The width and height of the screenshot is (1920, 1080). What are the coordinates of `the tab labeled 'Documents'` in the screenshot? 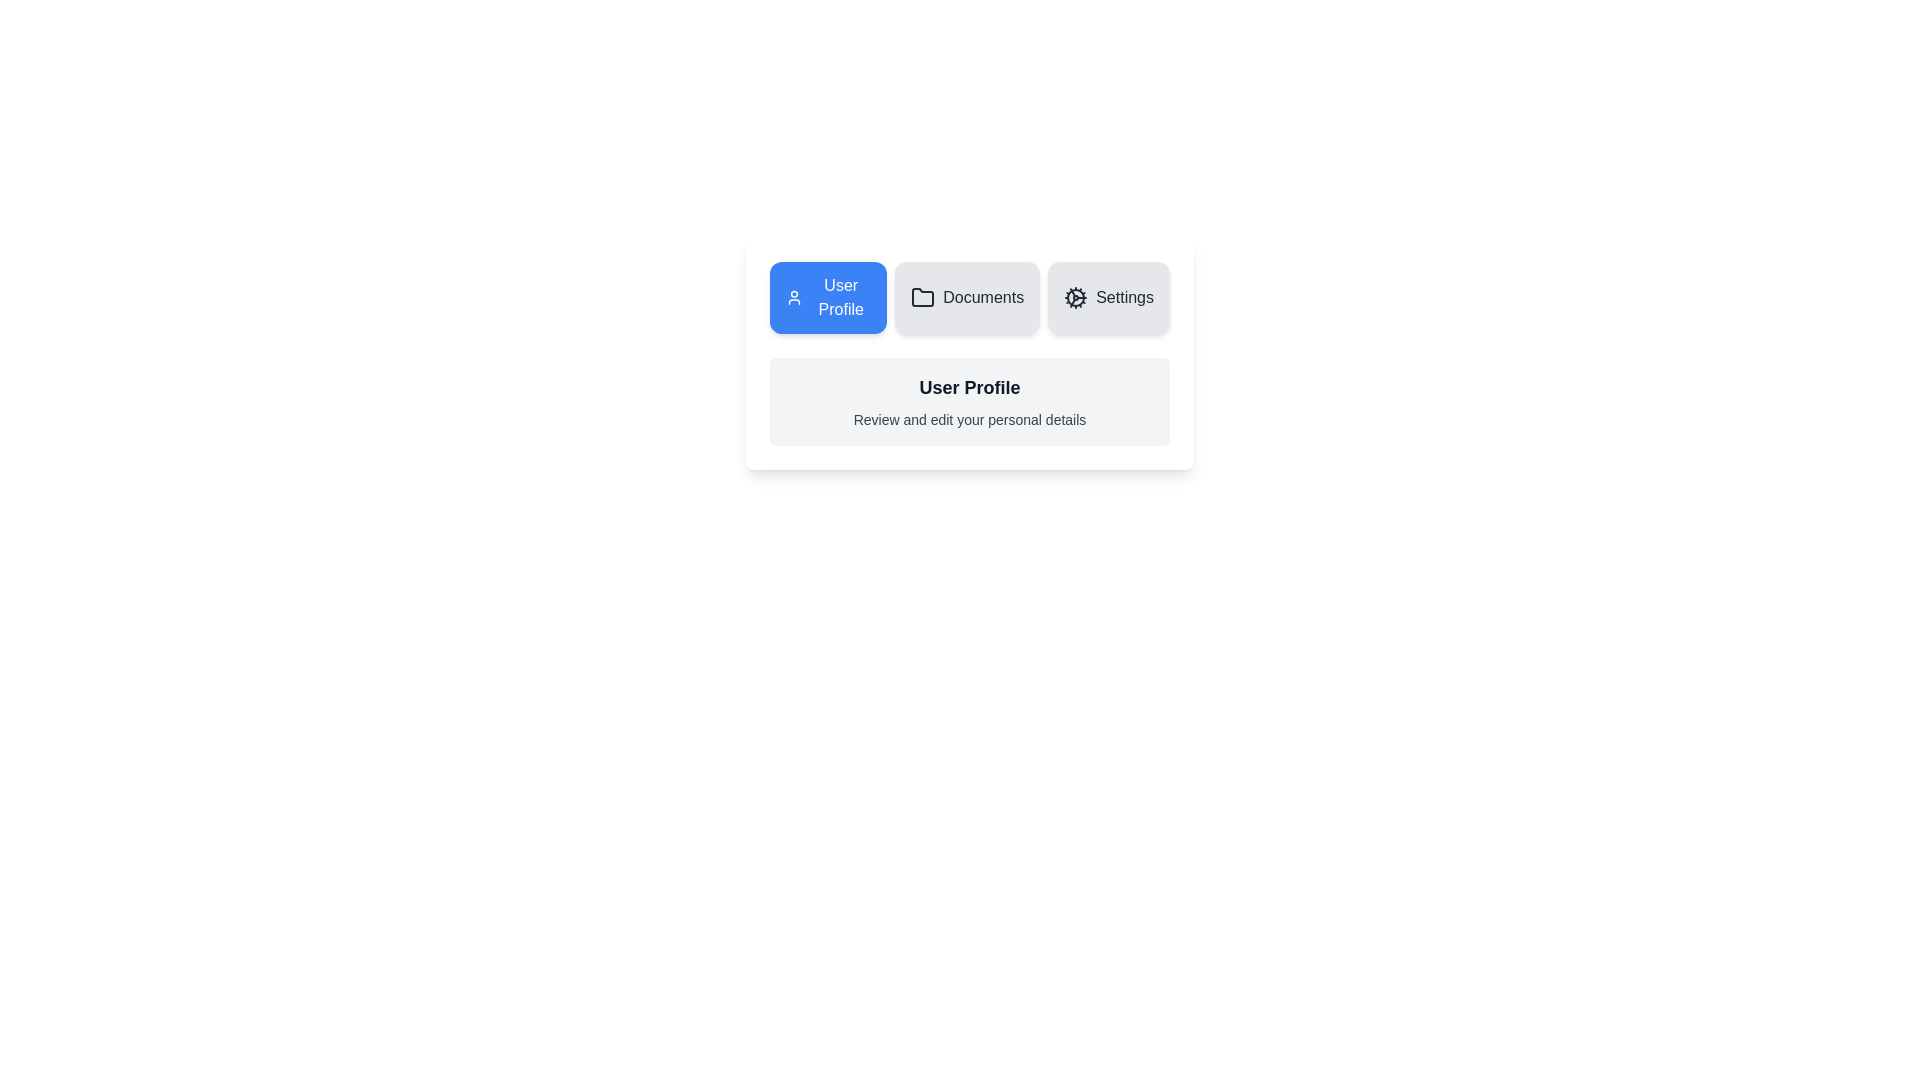 It's located at (966, 297).